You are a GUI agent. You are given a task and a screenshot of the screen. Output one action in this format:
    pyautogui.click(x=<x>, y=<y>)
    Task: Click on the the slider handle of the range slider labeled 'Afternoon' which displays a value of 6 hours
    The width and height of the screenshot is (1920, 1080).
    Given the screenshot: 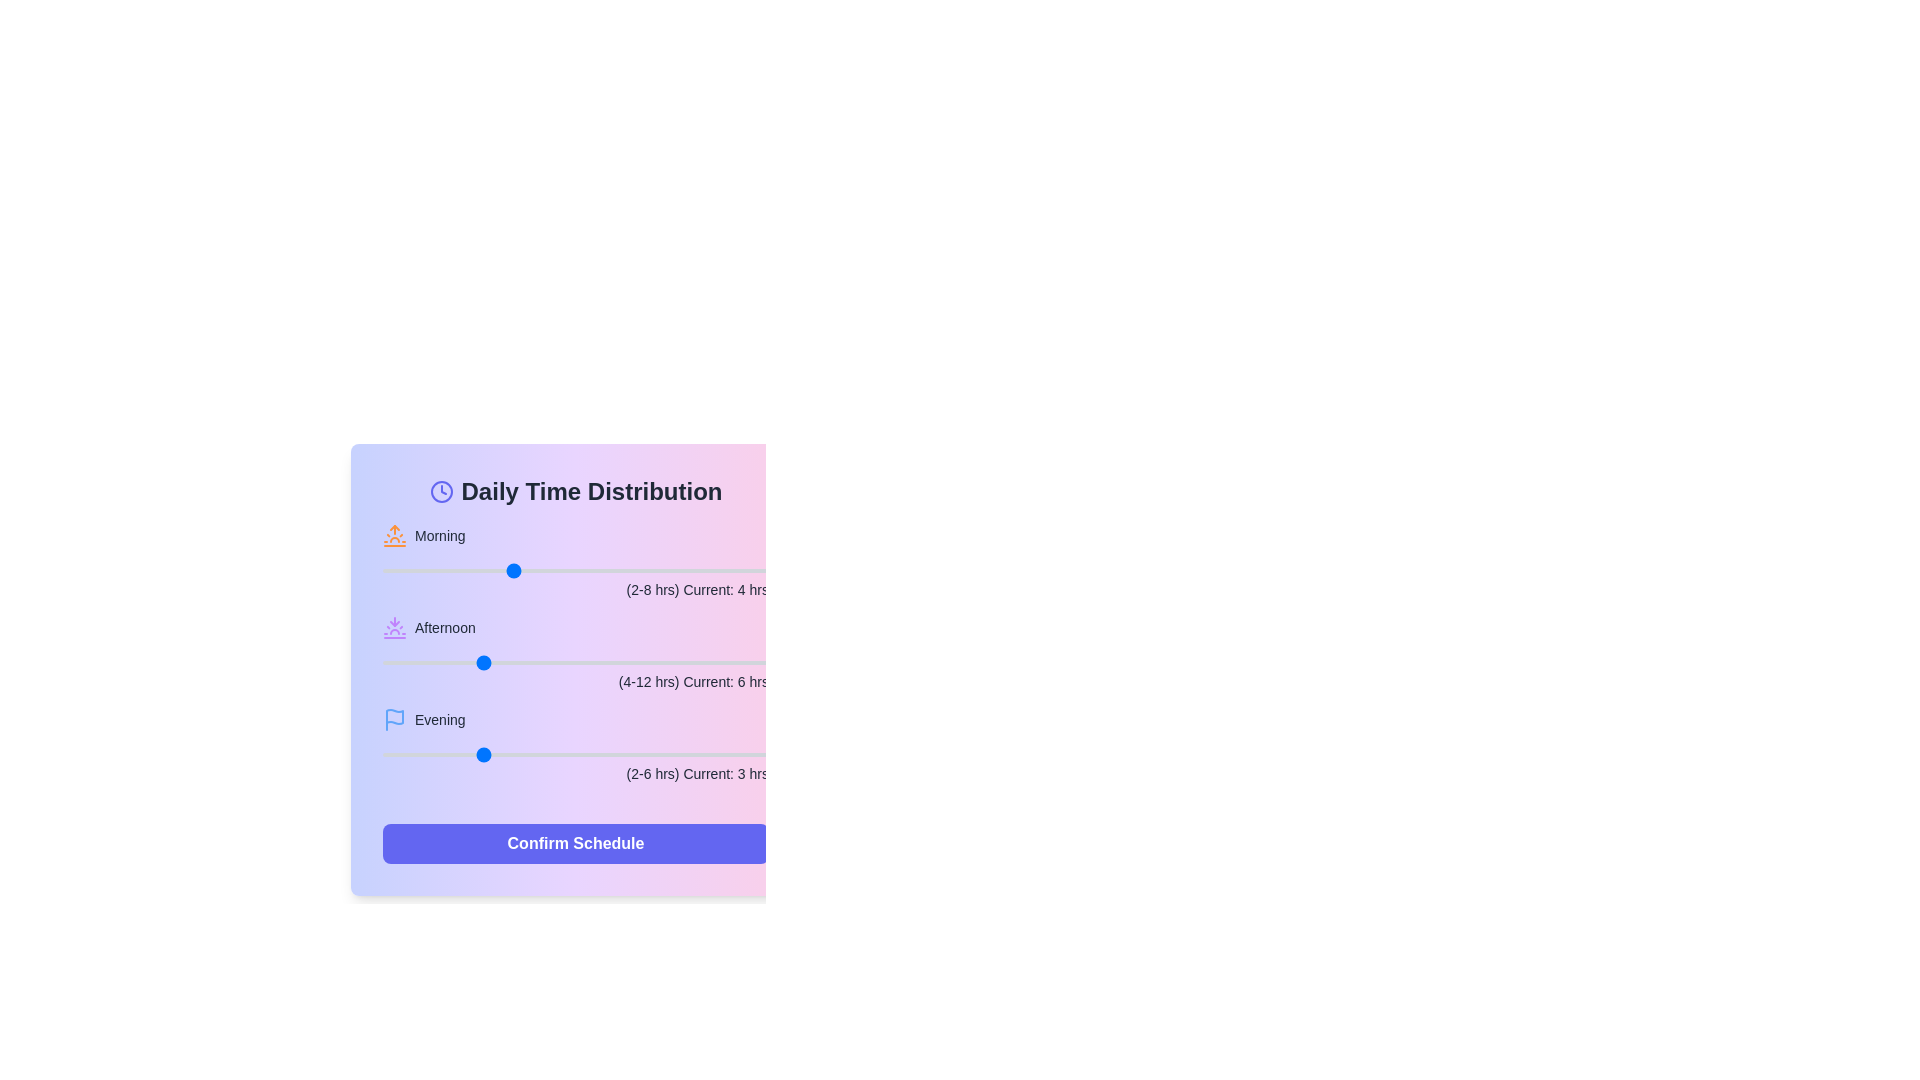 What is the action you would take?
    pyautogui.click(x=575, y=654)
    